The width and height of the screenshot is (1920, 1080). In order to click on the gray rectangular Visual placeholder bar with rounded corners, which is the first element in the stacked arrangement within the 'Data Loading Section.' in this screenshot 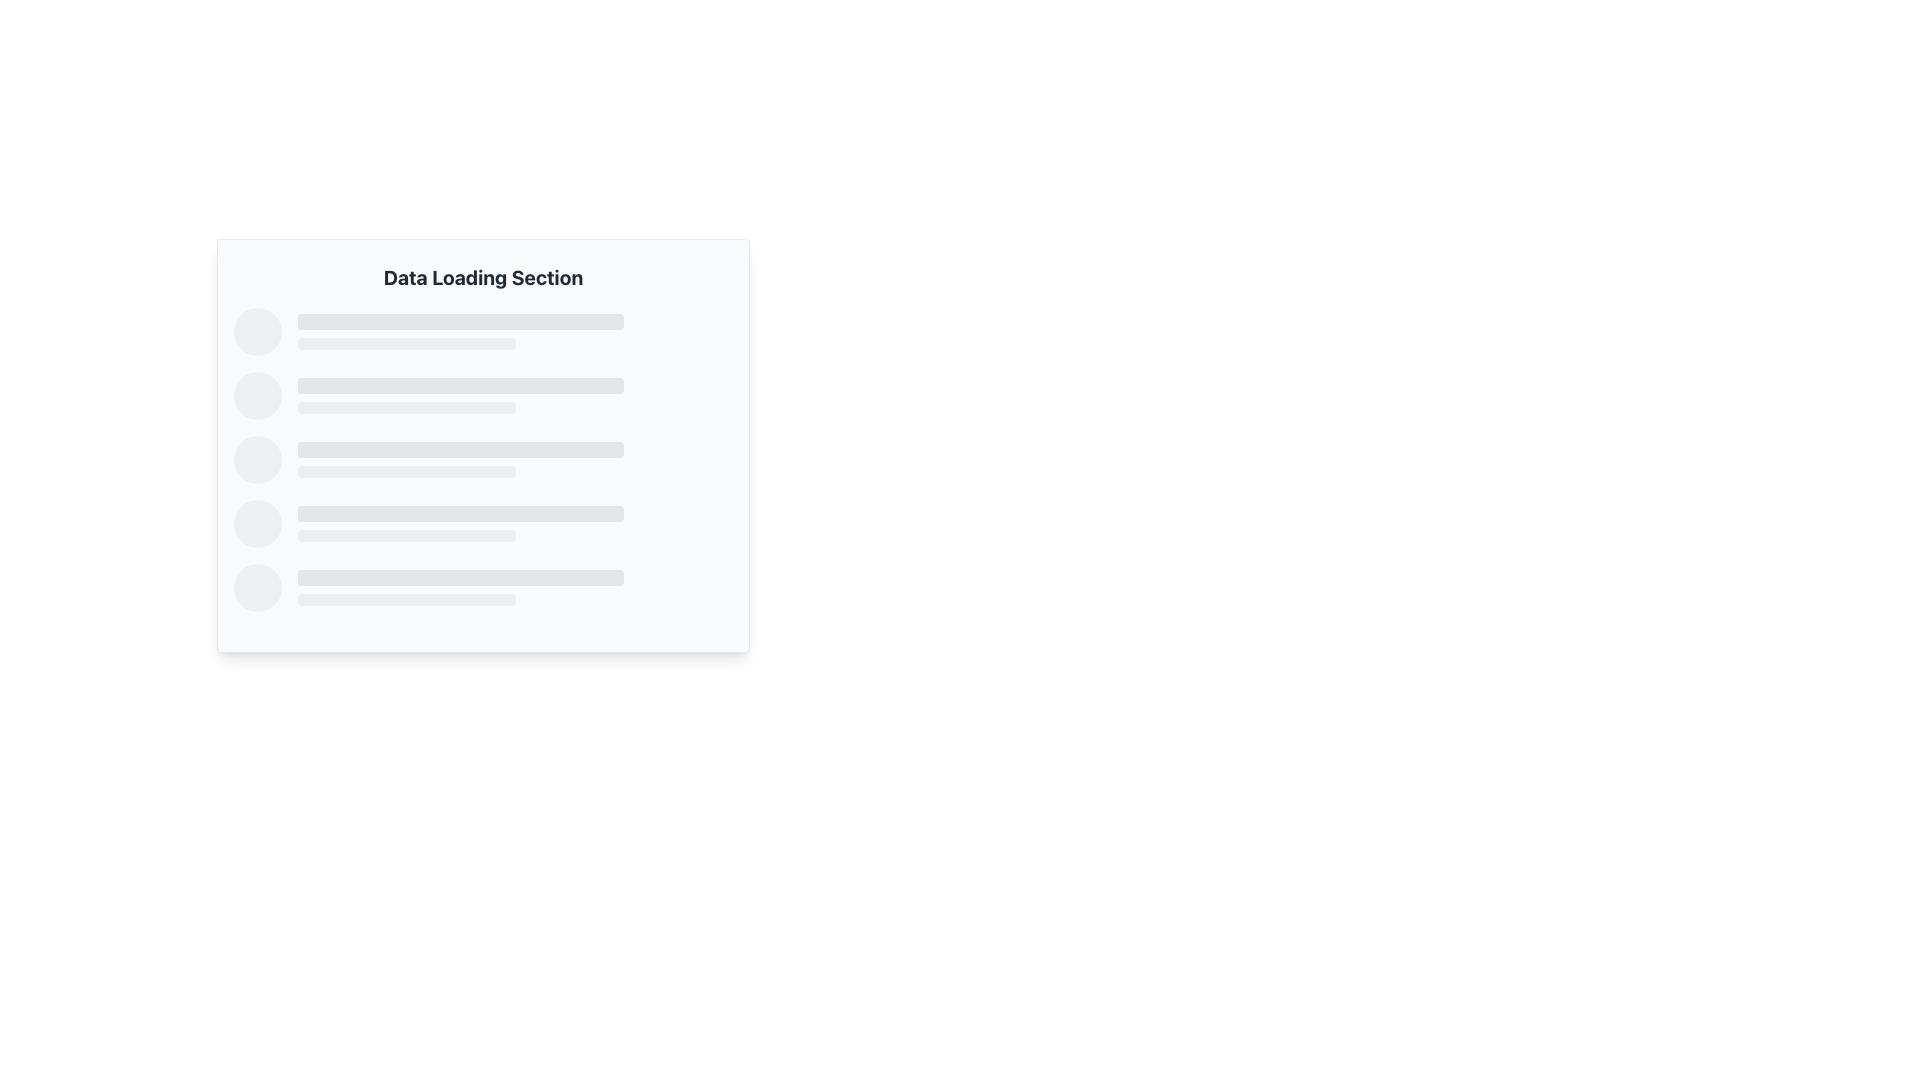, I will do `click(460, 578)`.